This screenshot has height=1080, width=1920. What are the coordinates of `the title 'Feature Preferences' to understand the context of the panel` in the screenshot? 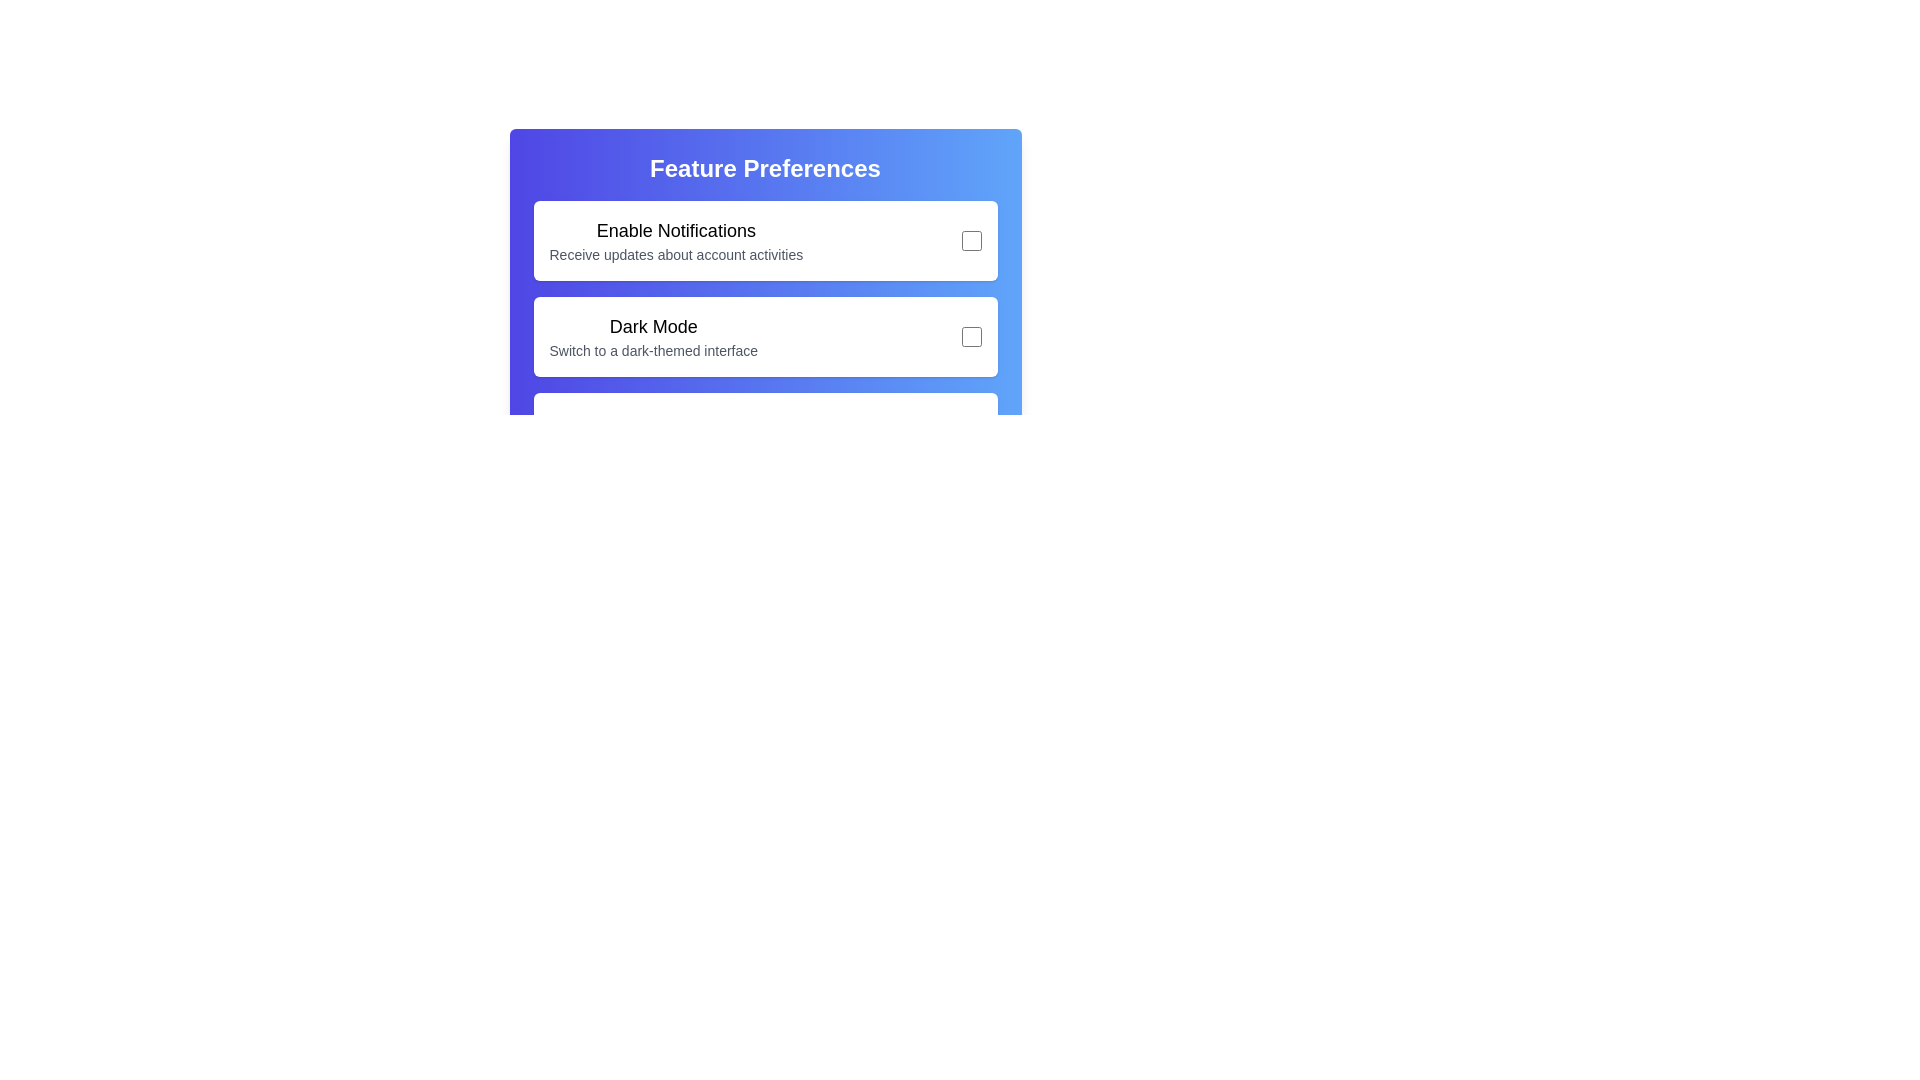 It's located at (764, 168).